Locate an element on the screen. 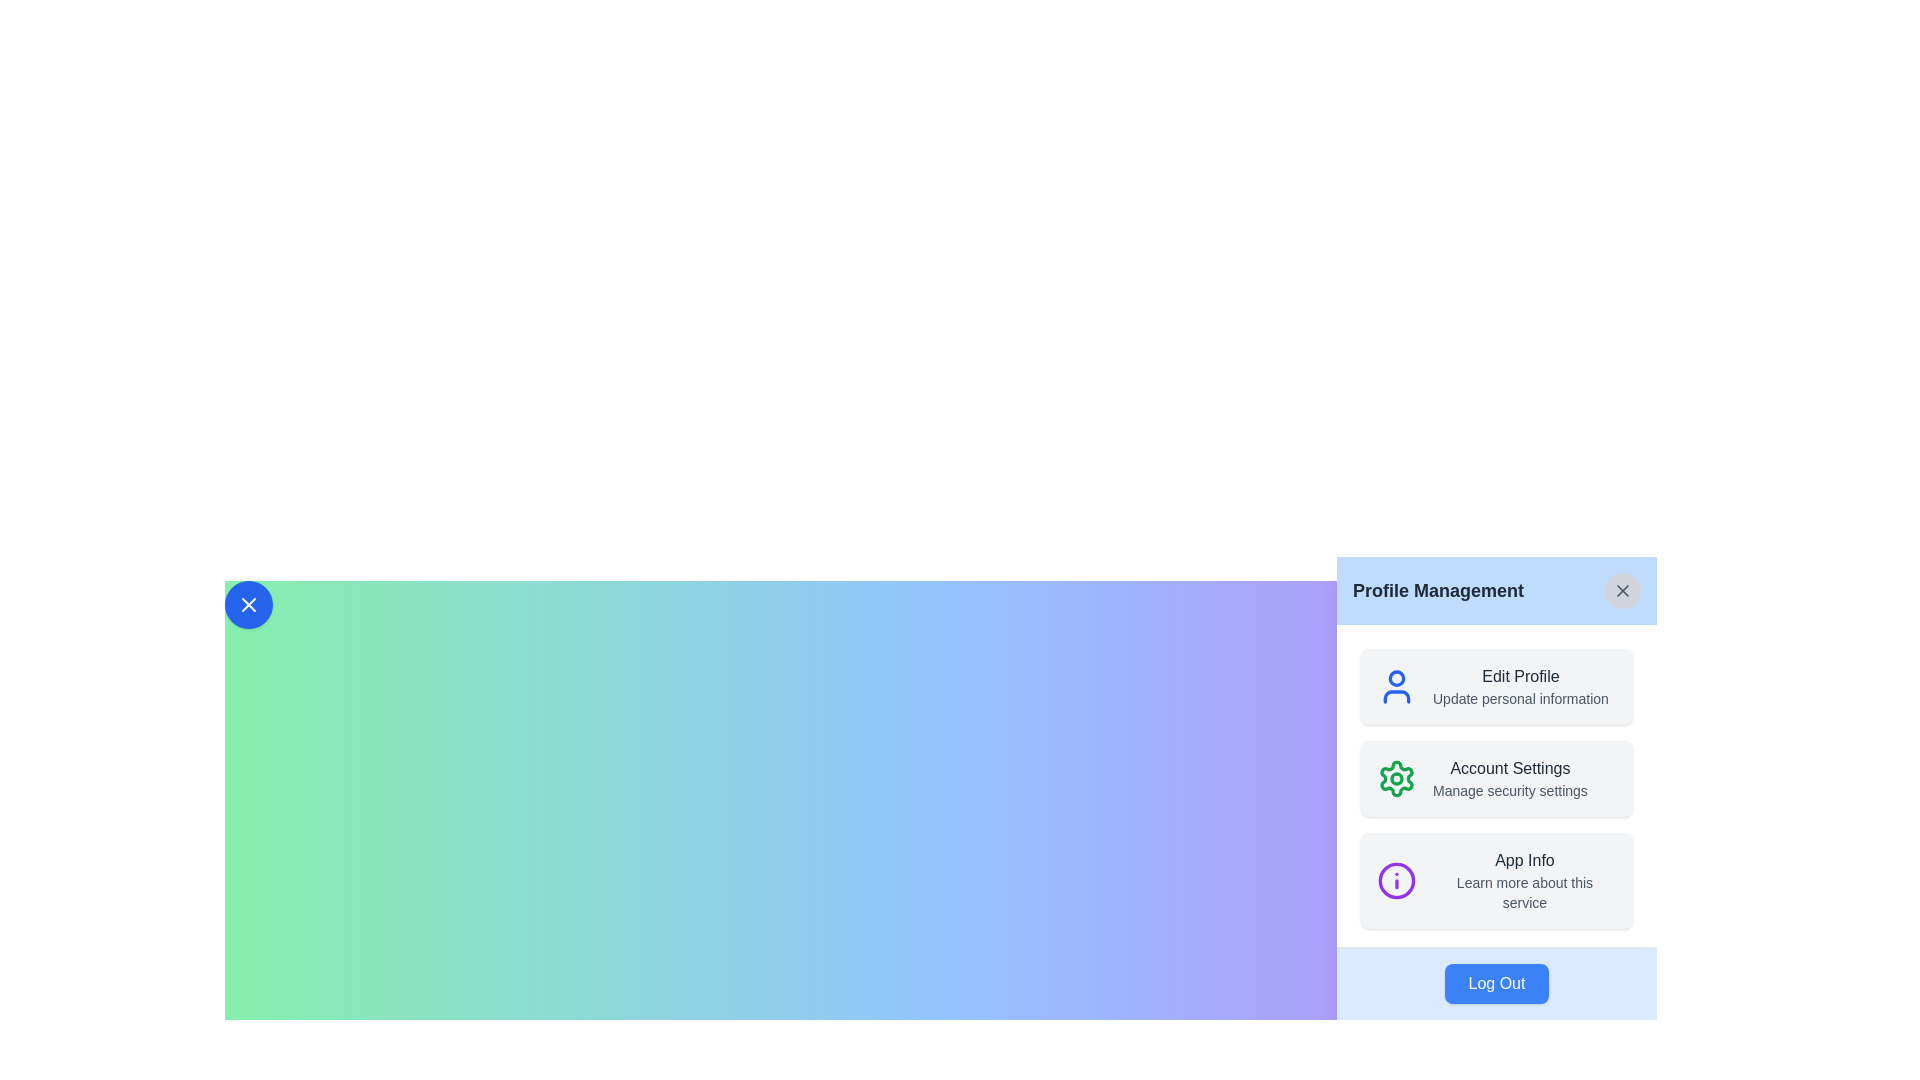  the logout button located at the bottom center of the sidebar to log out the user from the application is located at coordinates (1497, 982).